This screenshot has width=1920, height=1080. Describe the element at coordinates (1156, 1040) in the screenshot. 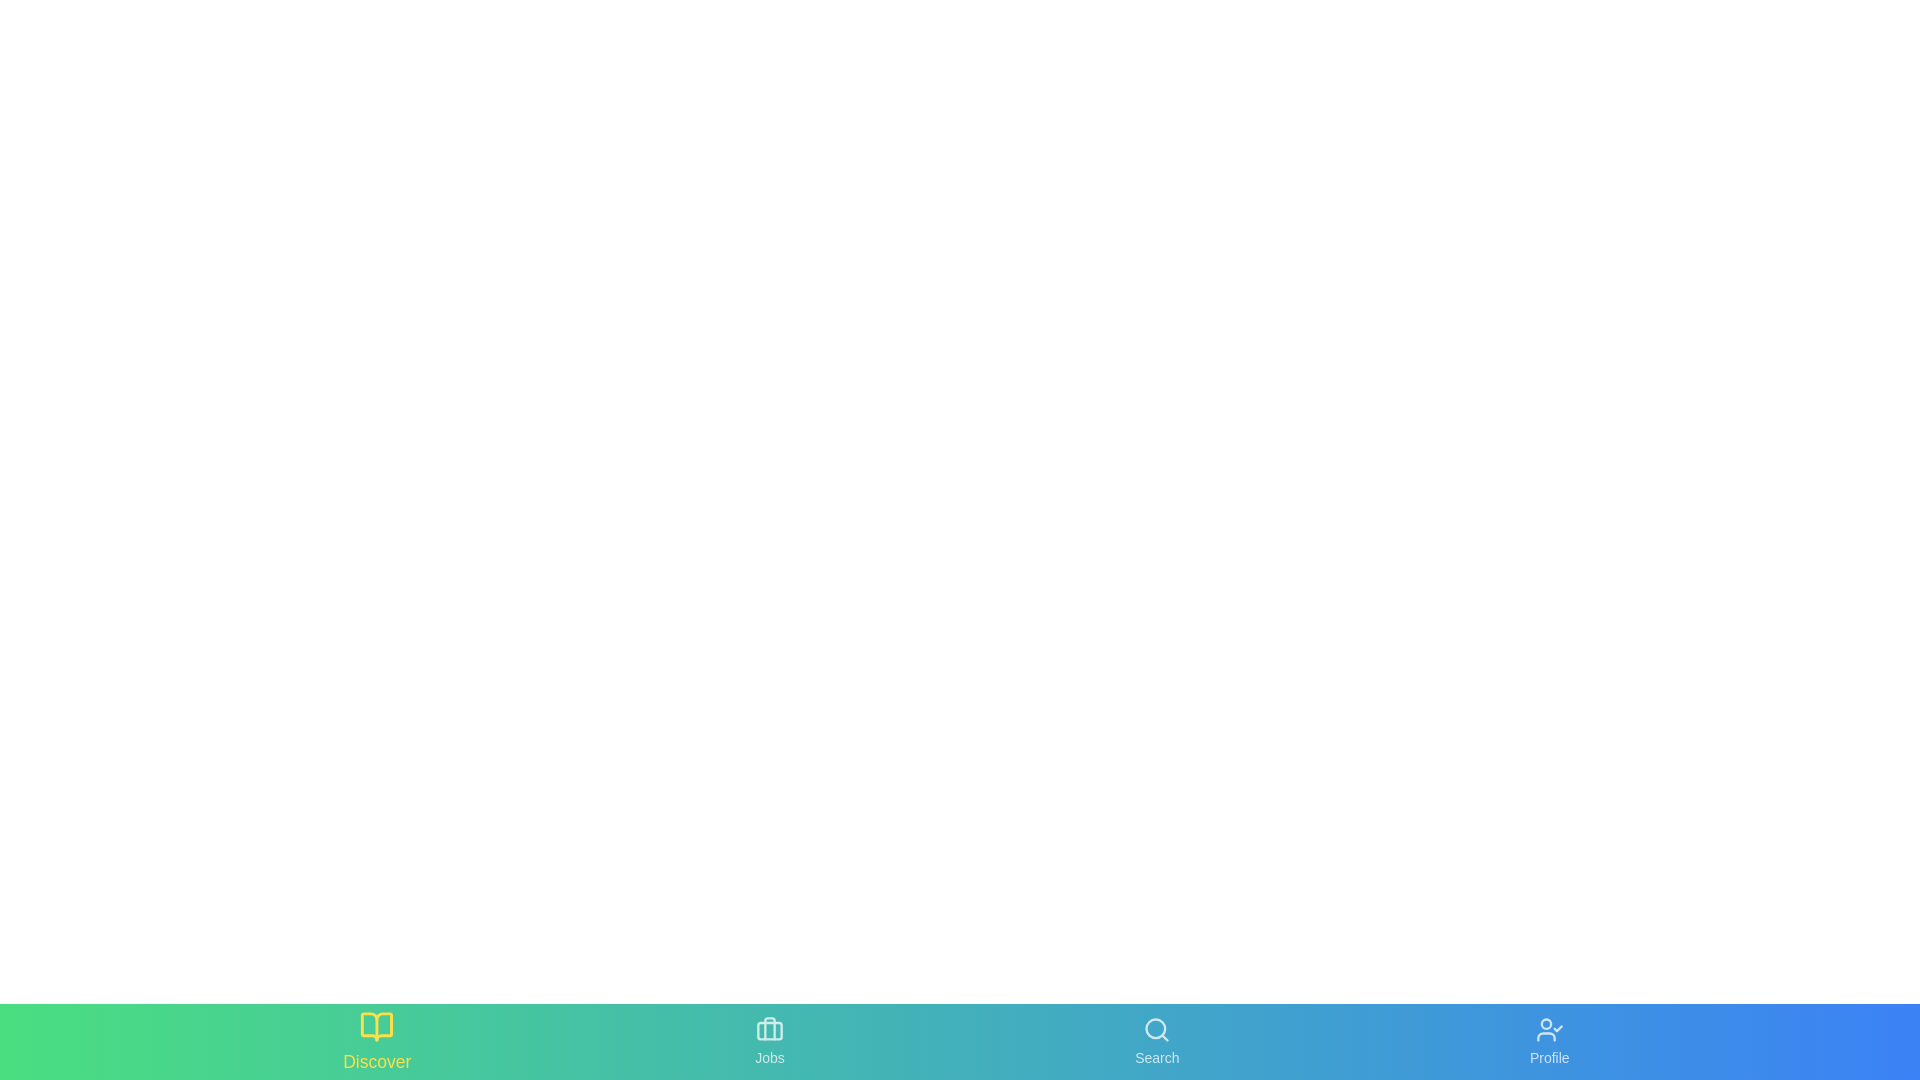

I see `the 'Search' button to activate the 'Search' section` at that location.